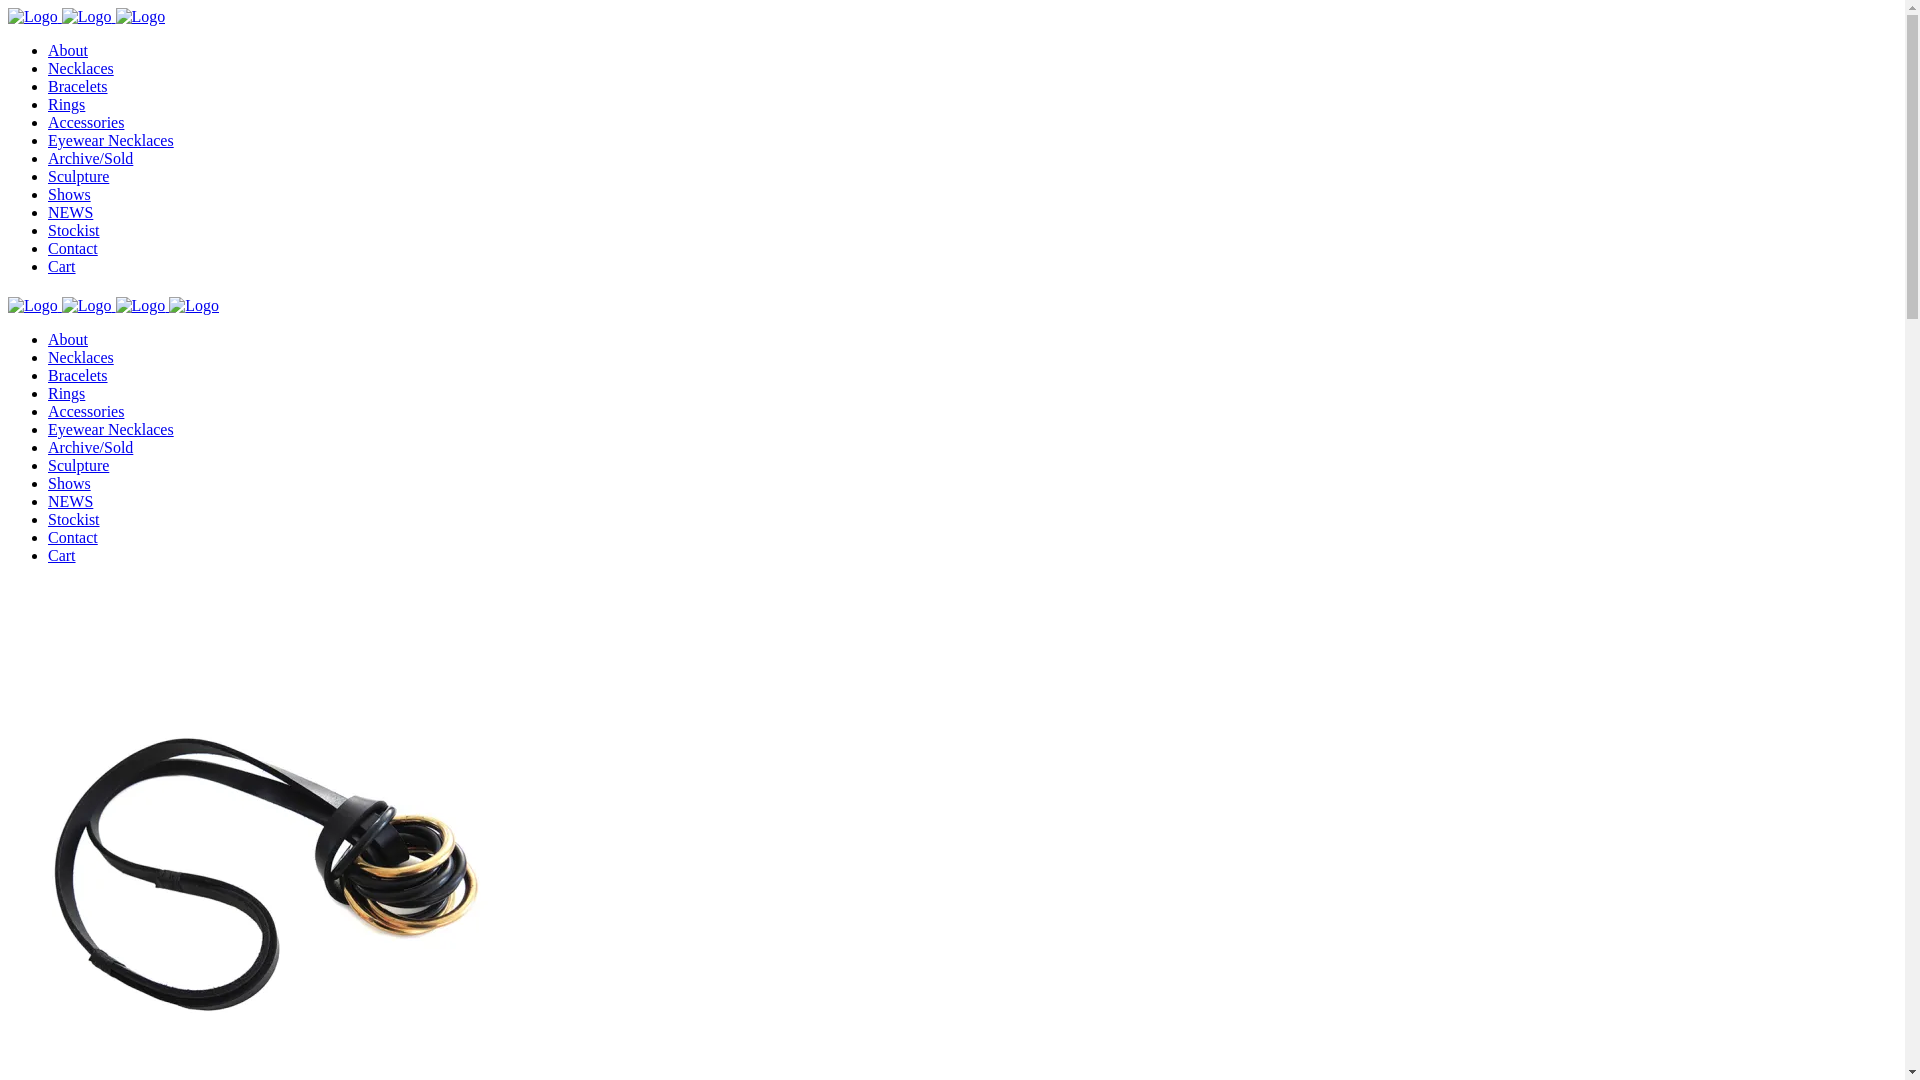 This screenshot has width=1920, height=1080. What do you see at coordinates (109, 139) in the screenshot?
I see `'Eyewear Necklaces'` at bounding box center [109, 139].